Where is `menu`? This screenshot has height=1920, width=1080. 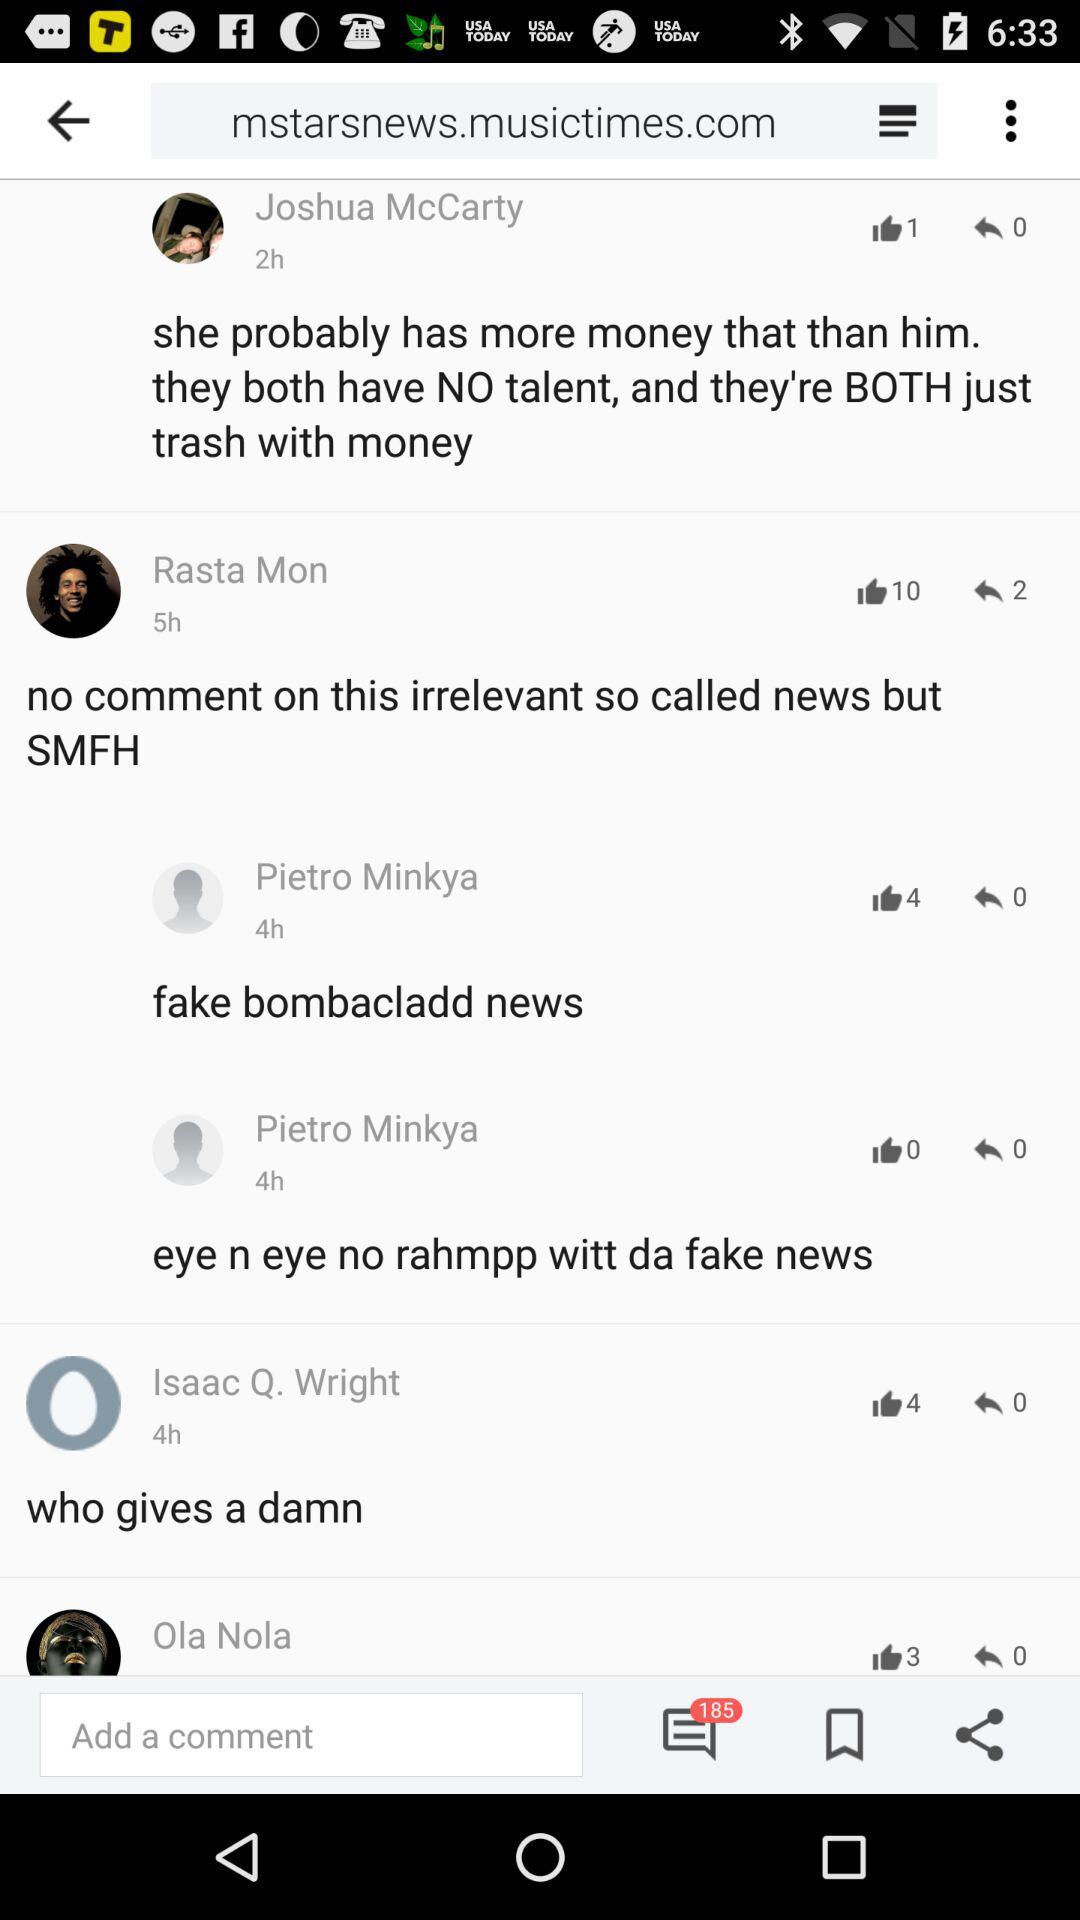
menu is located at coordinates (1010, 119).